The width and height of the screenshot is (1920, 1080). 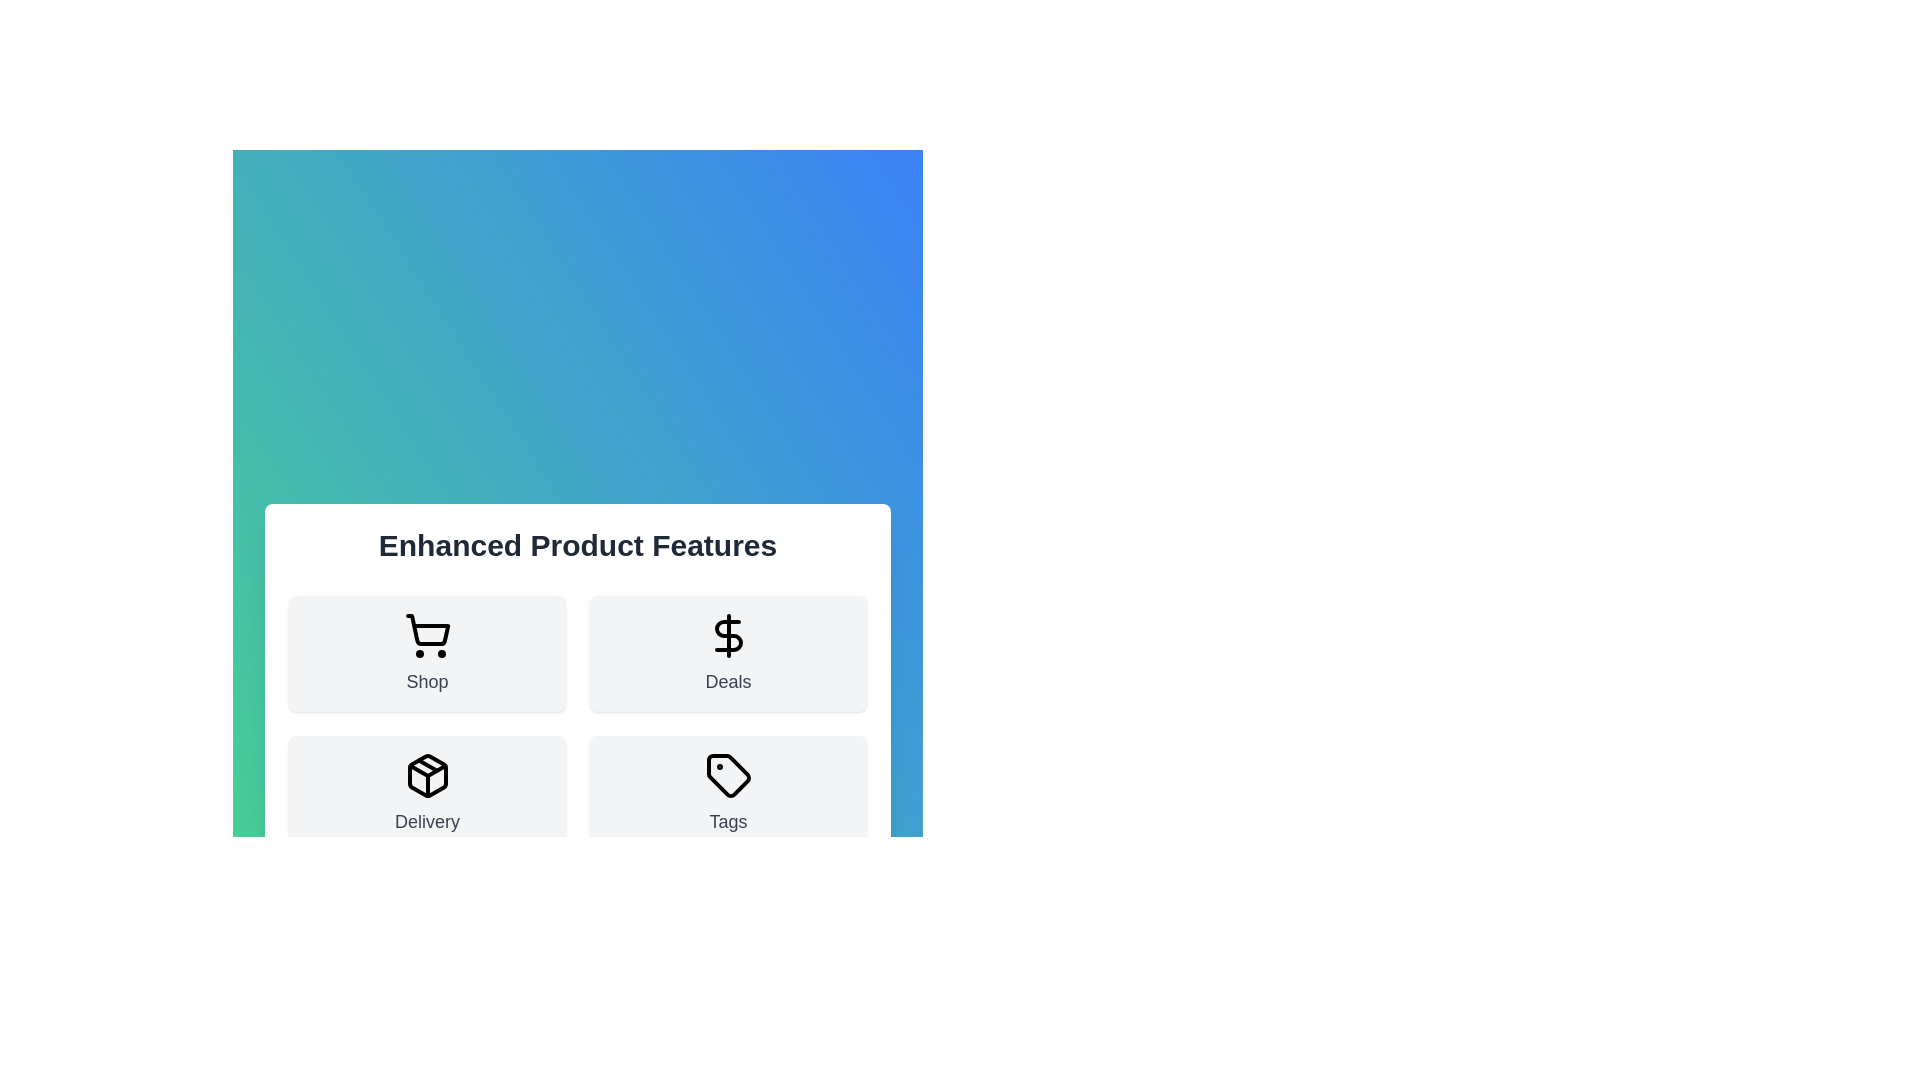 What do you see at coordinates (727, 821) in the screenshot?
I see `the text label 'Tags' which is styled in gray and located beneath a tag icon in the bottom-right section of a grid layout` at bounding box center [727, 821].